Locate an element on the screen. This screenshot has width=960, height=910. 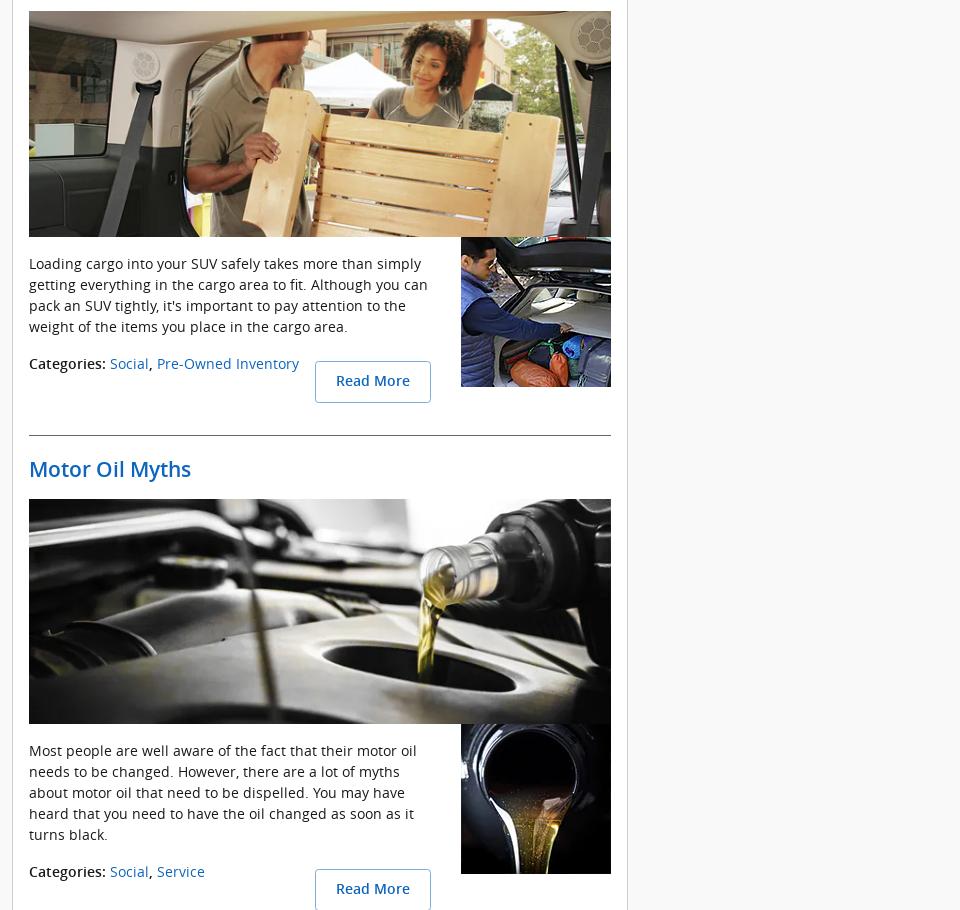
'Pre-Owned Inventory' is located at coordinates (155, 362).